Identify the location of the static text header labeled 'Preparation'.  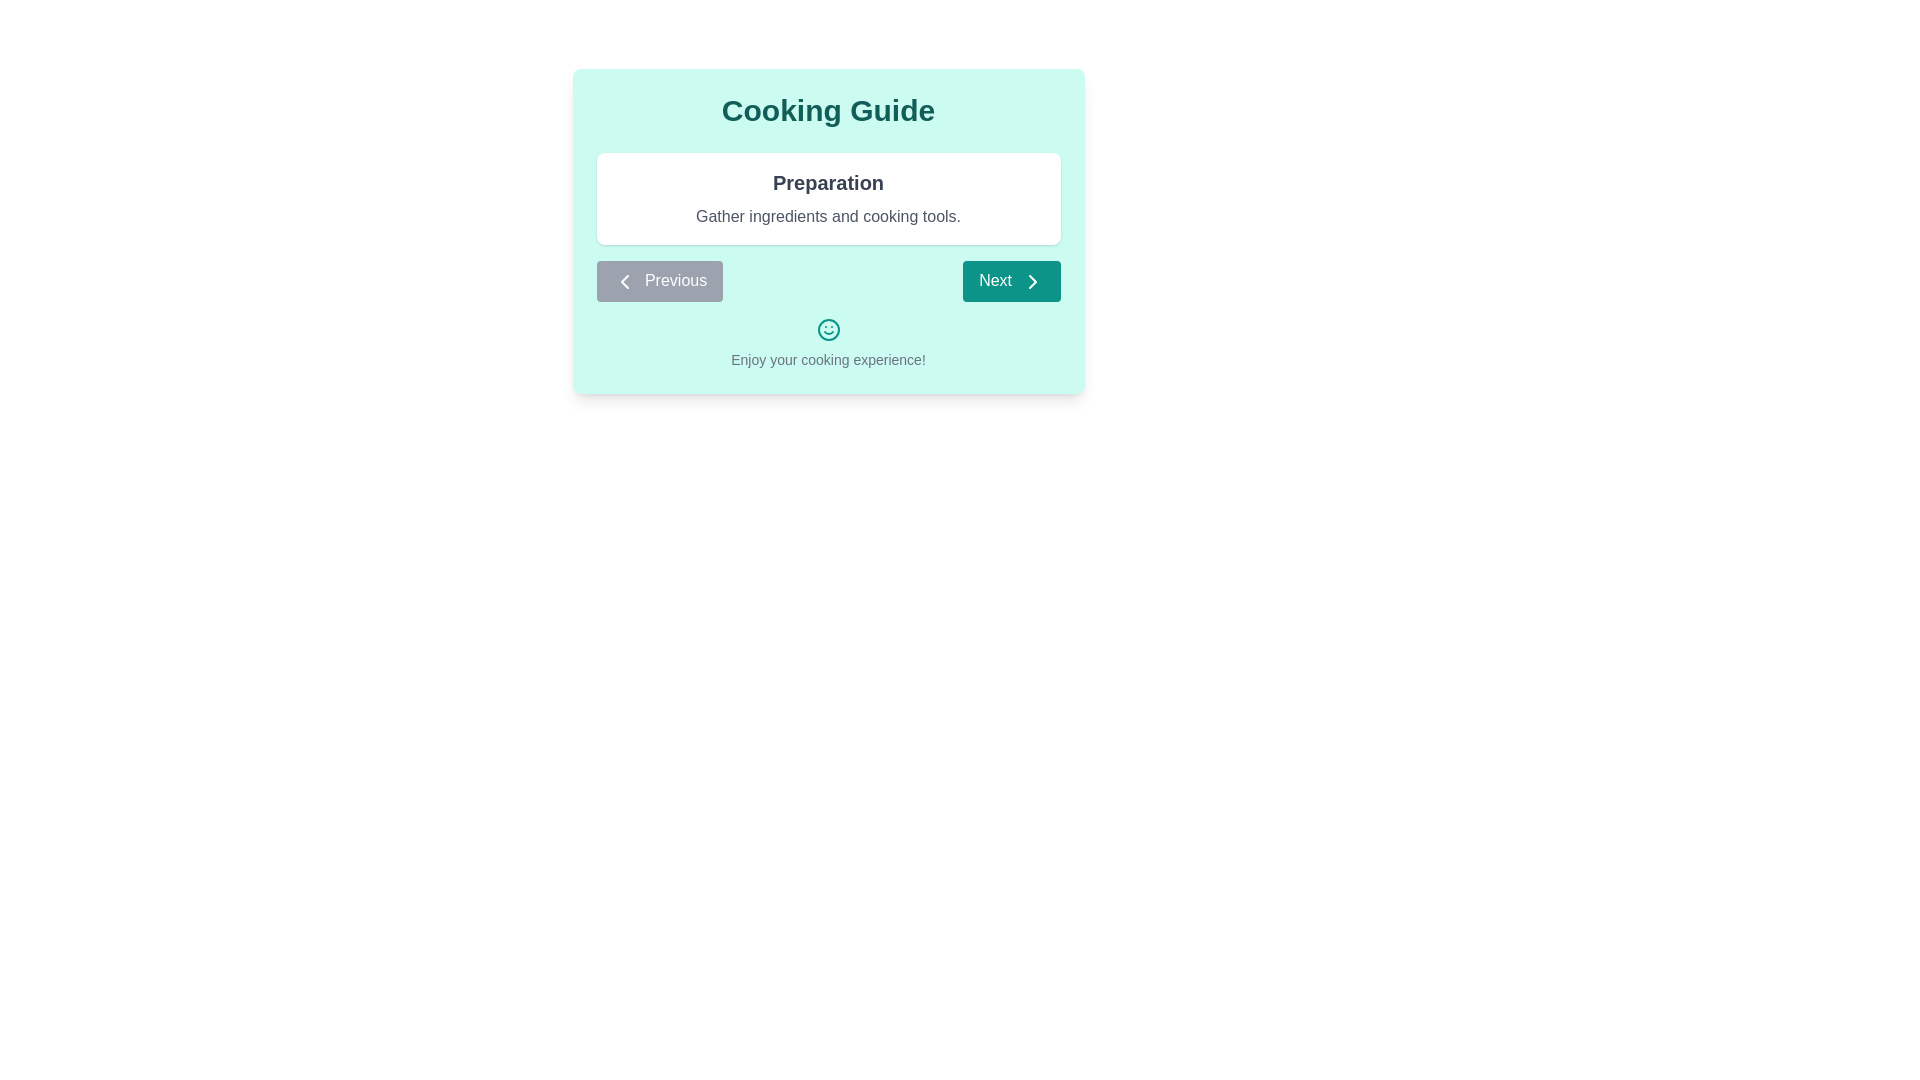
(828, 182).